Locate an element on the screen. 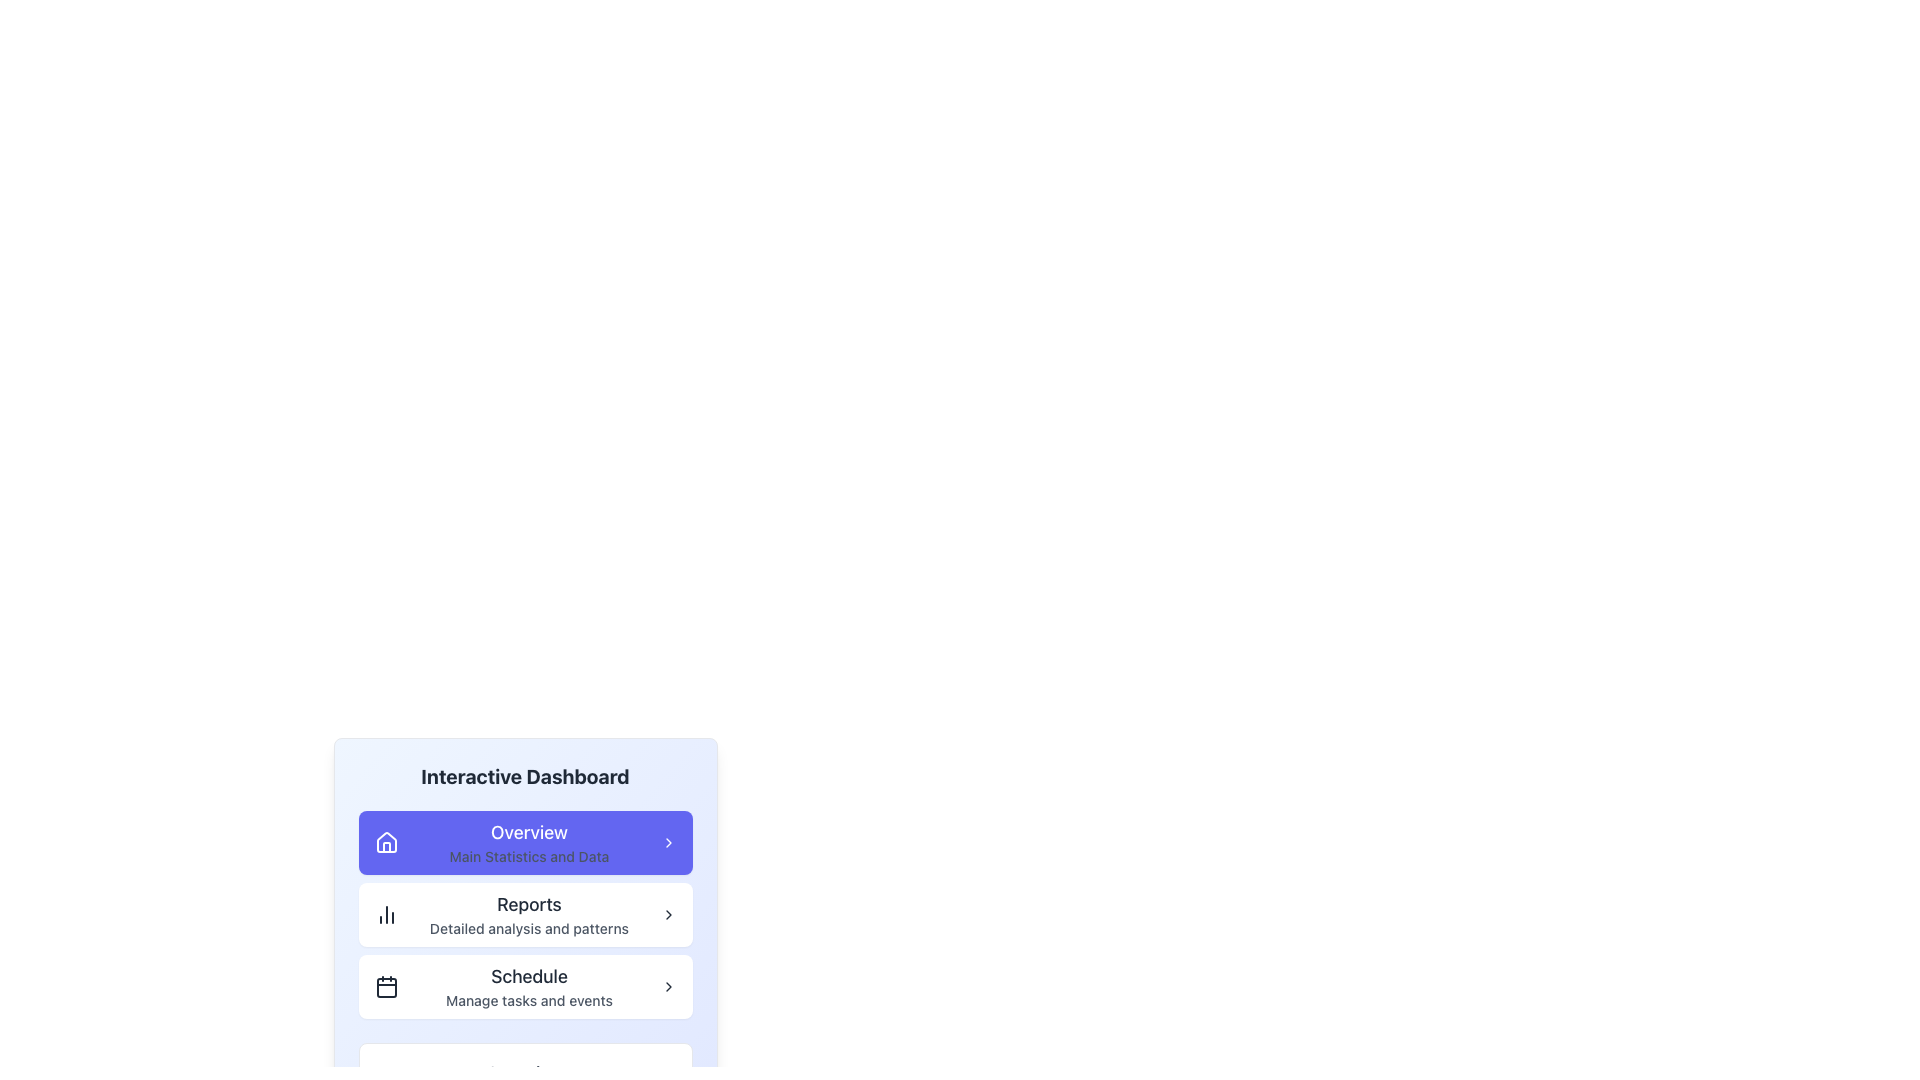 This screenshot has width=1920, height=1080. the 'Overview' navigation button, which features bold white text on top and smaller gray text below, set against a rounded purple background, located in the top position of the navigation list under 'Interactive Dashboard' is located at coordinates (529, 843).